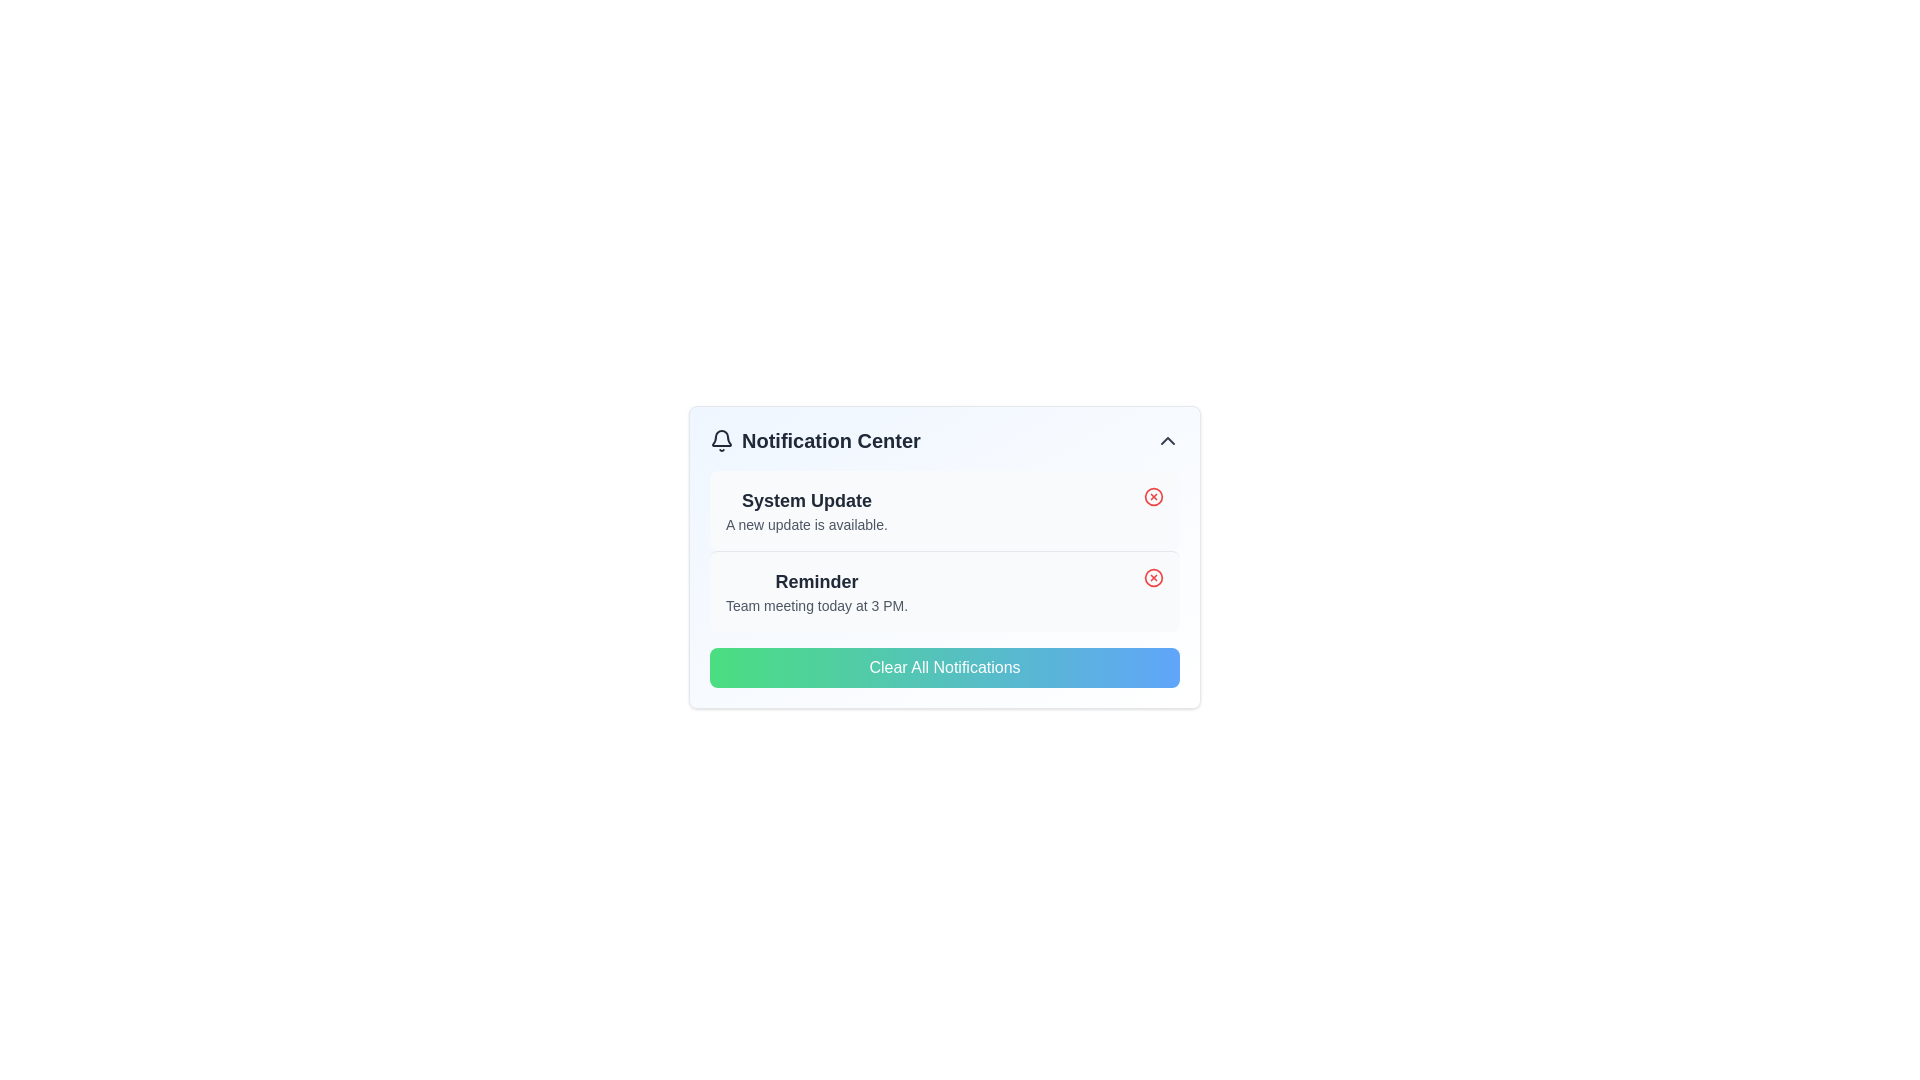 Image resolution: width=1920 pixels, height=1080 pixels. I want to click on the text block that says 'Team meeting today at 3 PM.', which is located beneath the 'Reminder' heading in a gray color tone, so click(816, 604).